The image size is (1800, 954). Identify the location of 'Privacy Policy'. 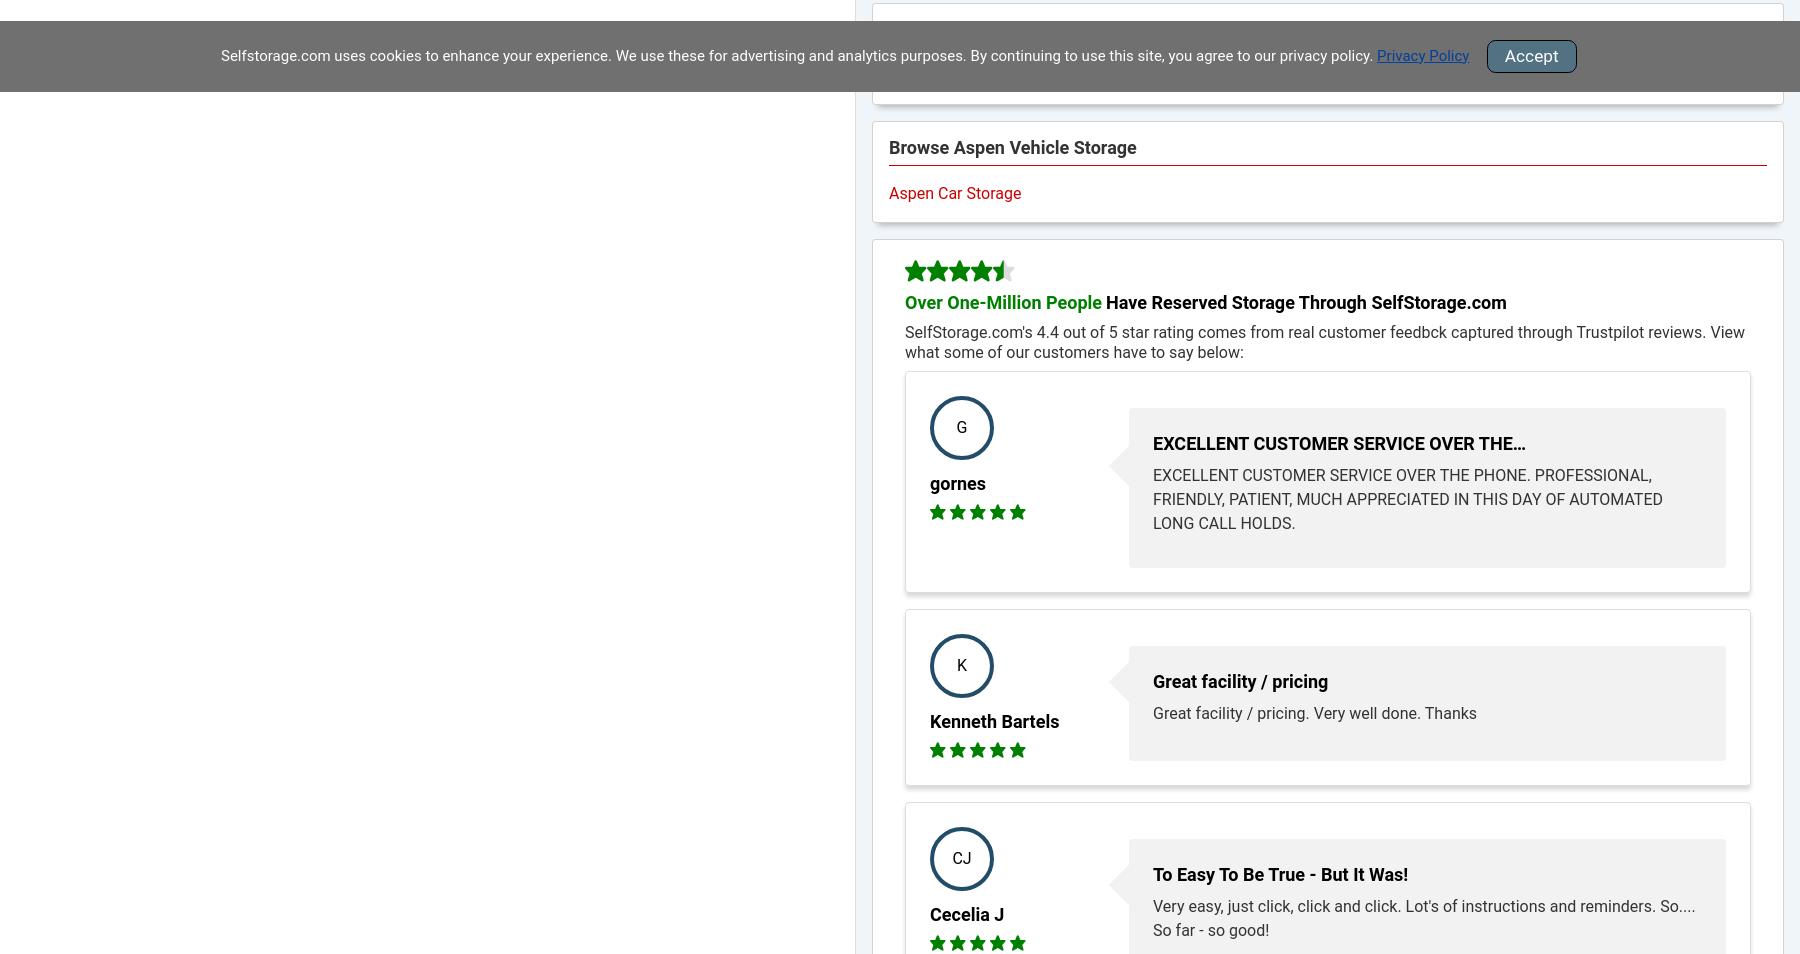
(1376, 54).